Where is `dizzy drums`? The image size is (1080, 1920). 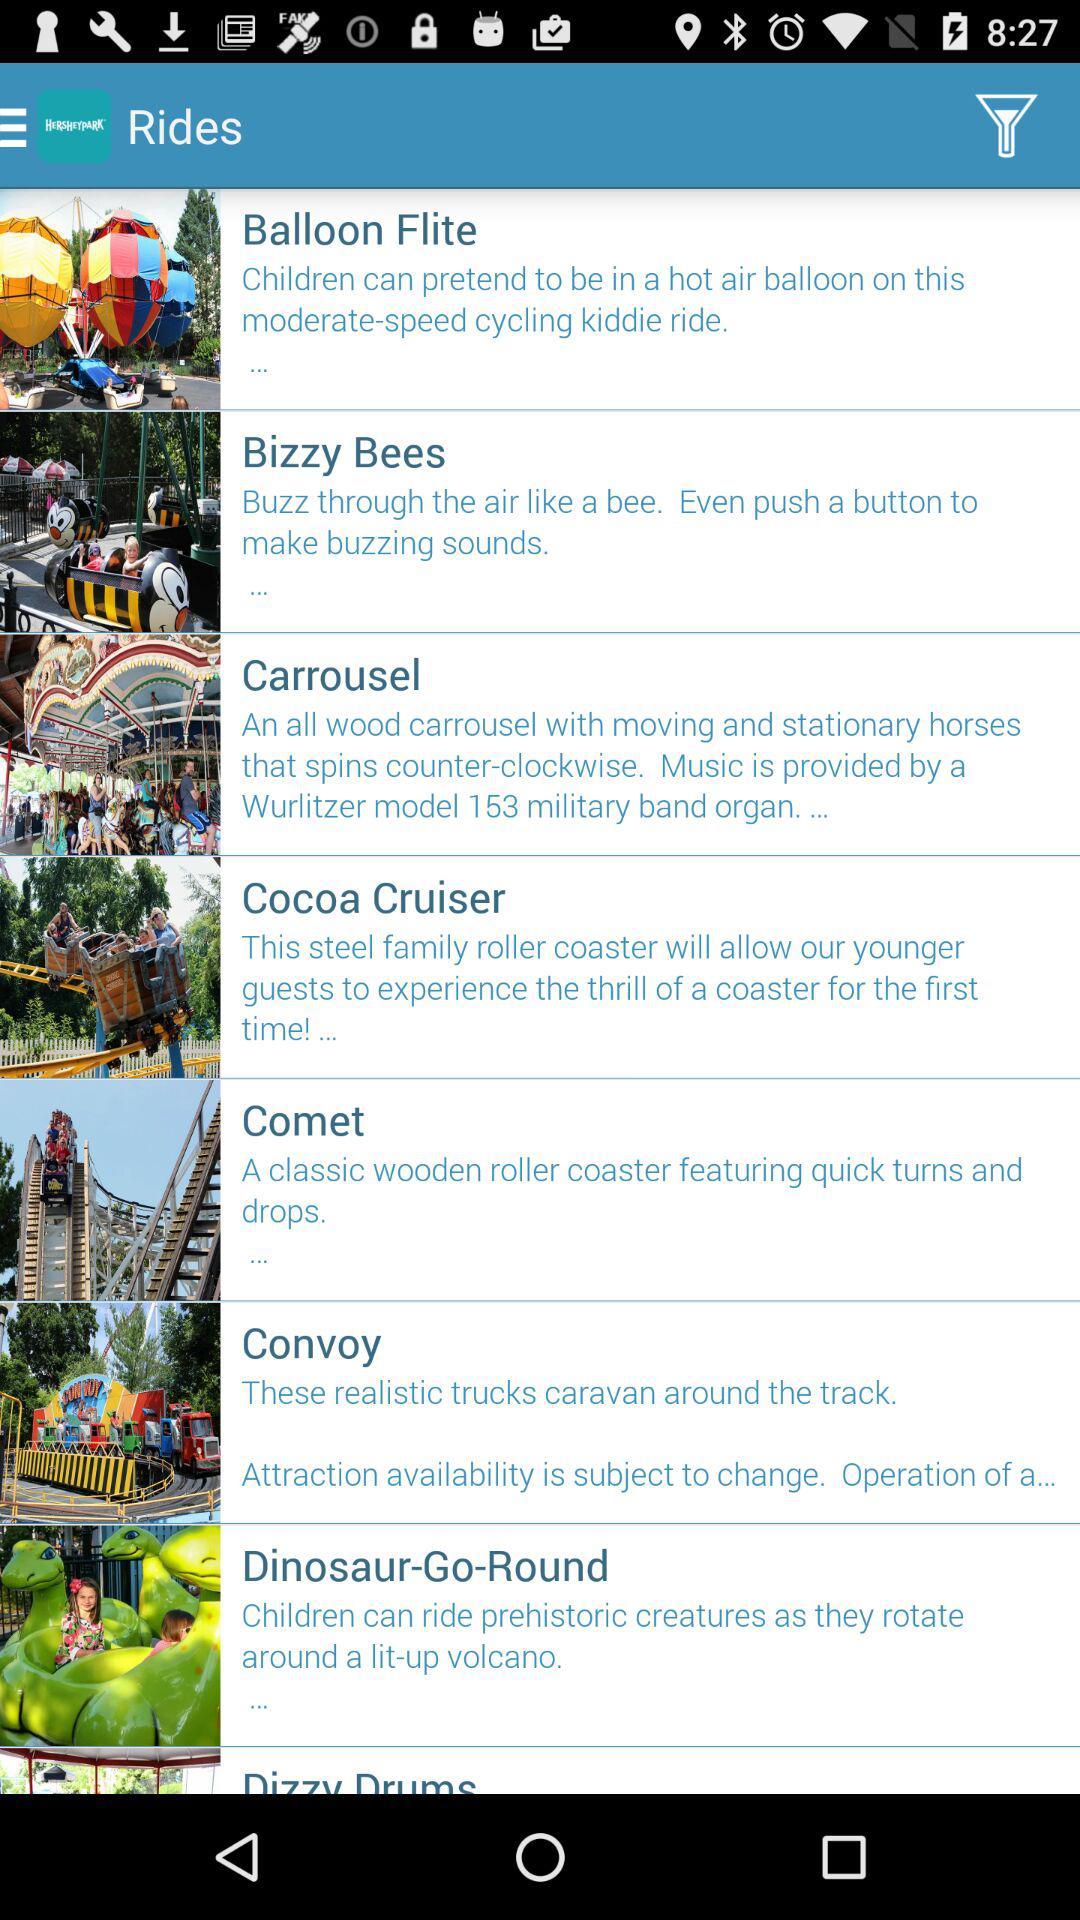 dizzy drums is located at coordinates (650, 1776).